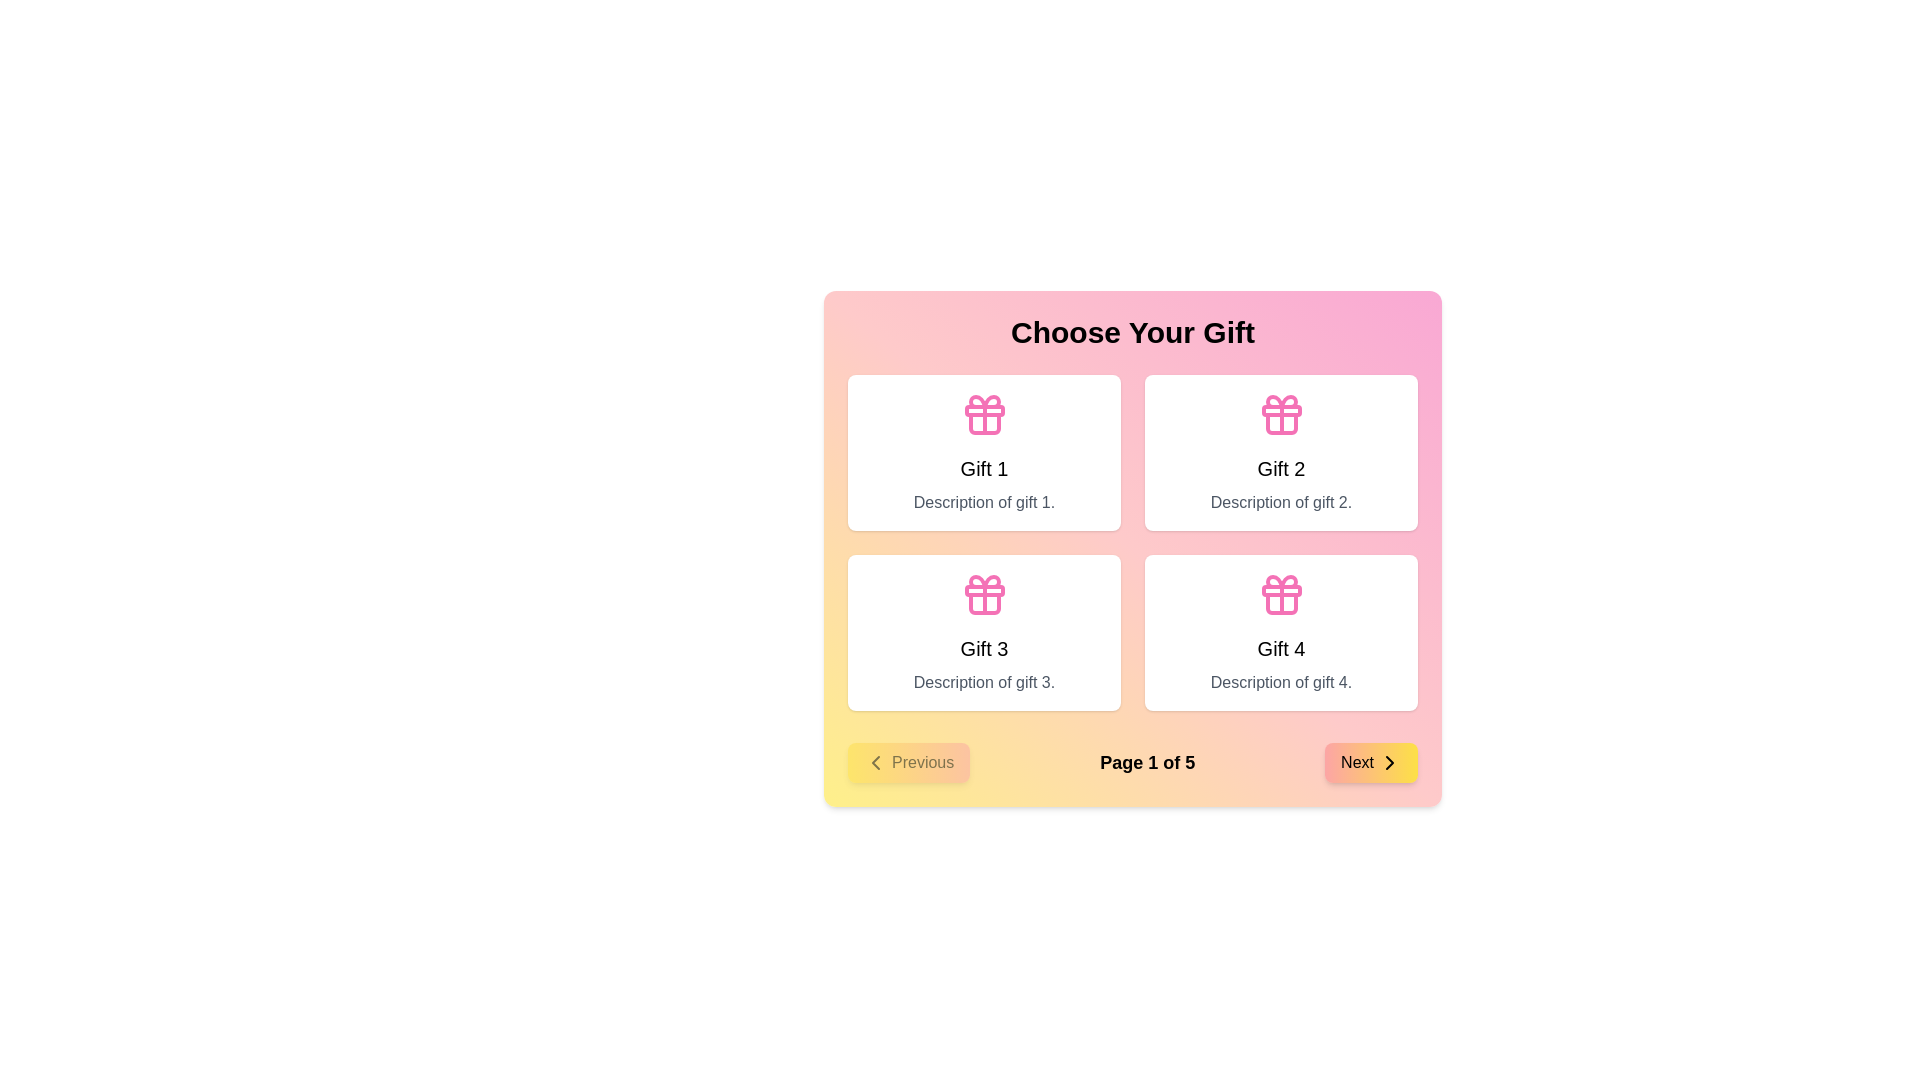  Describe the element at coordinates (1281, 593) in the screenshot. I see `the pink gift icon with rounded edges located at the top-center of the 'Gift 4' box` at that location.